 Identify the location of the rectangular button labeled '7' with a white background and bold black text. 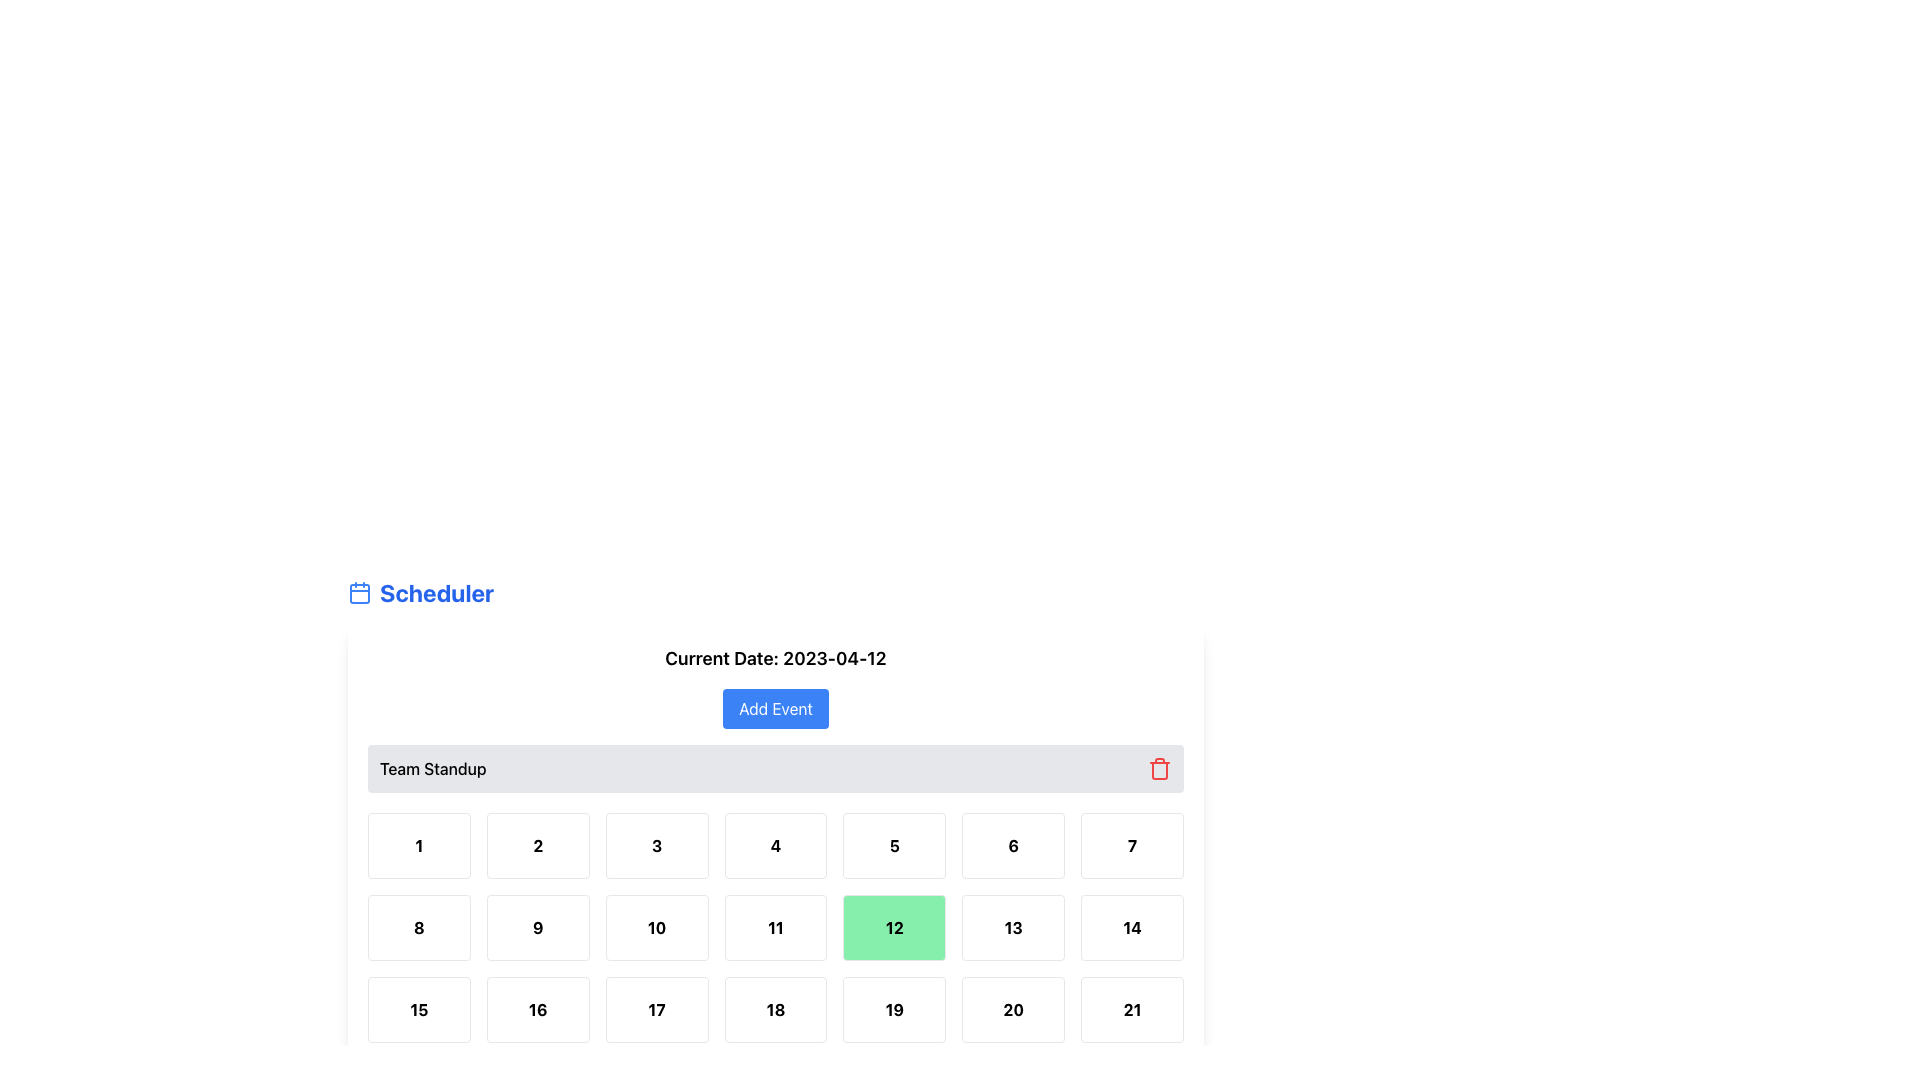
(1132, 845).